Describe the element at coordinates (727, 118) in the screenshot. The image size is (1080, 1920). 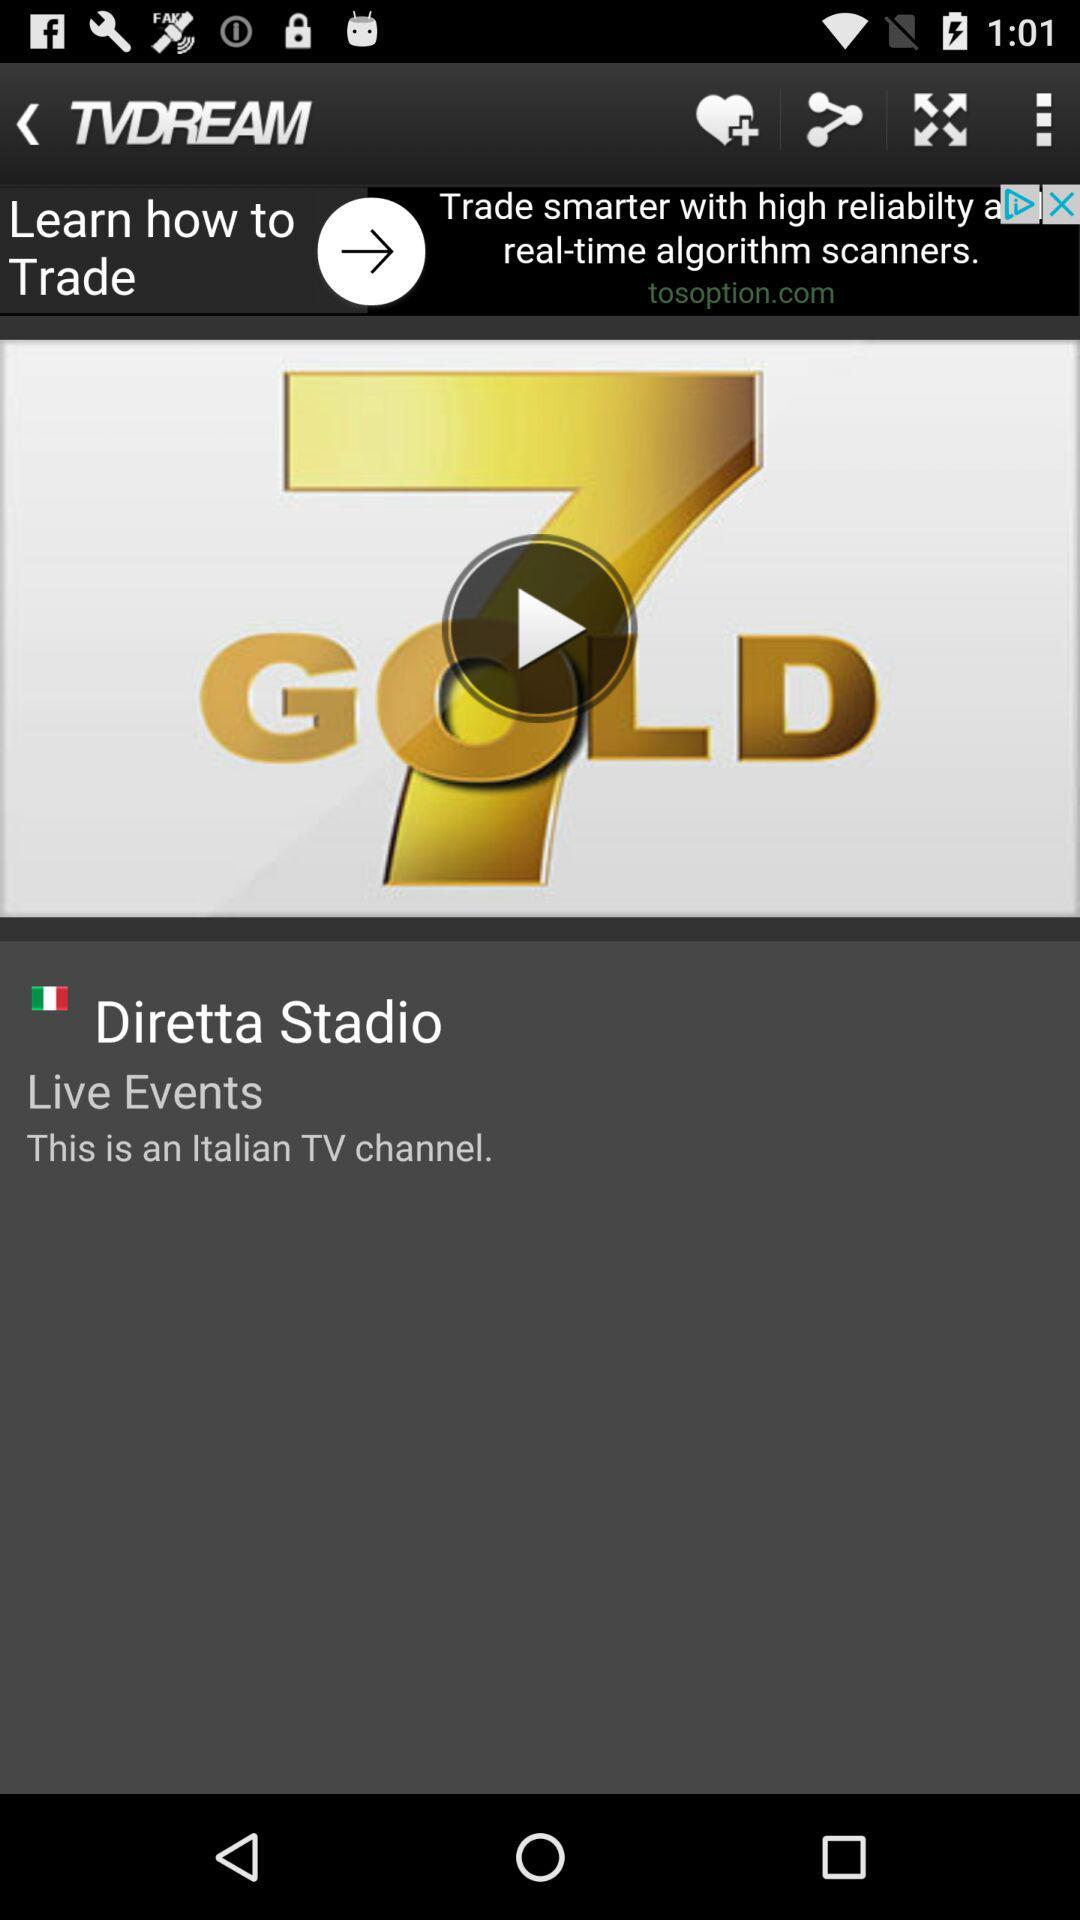
I see `icon left to share icon at the top of the page` at that location.